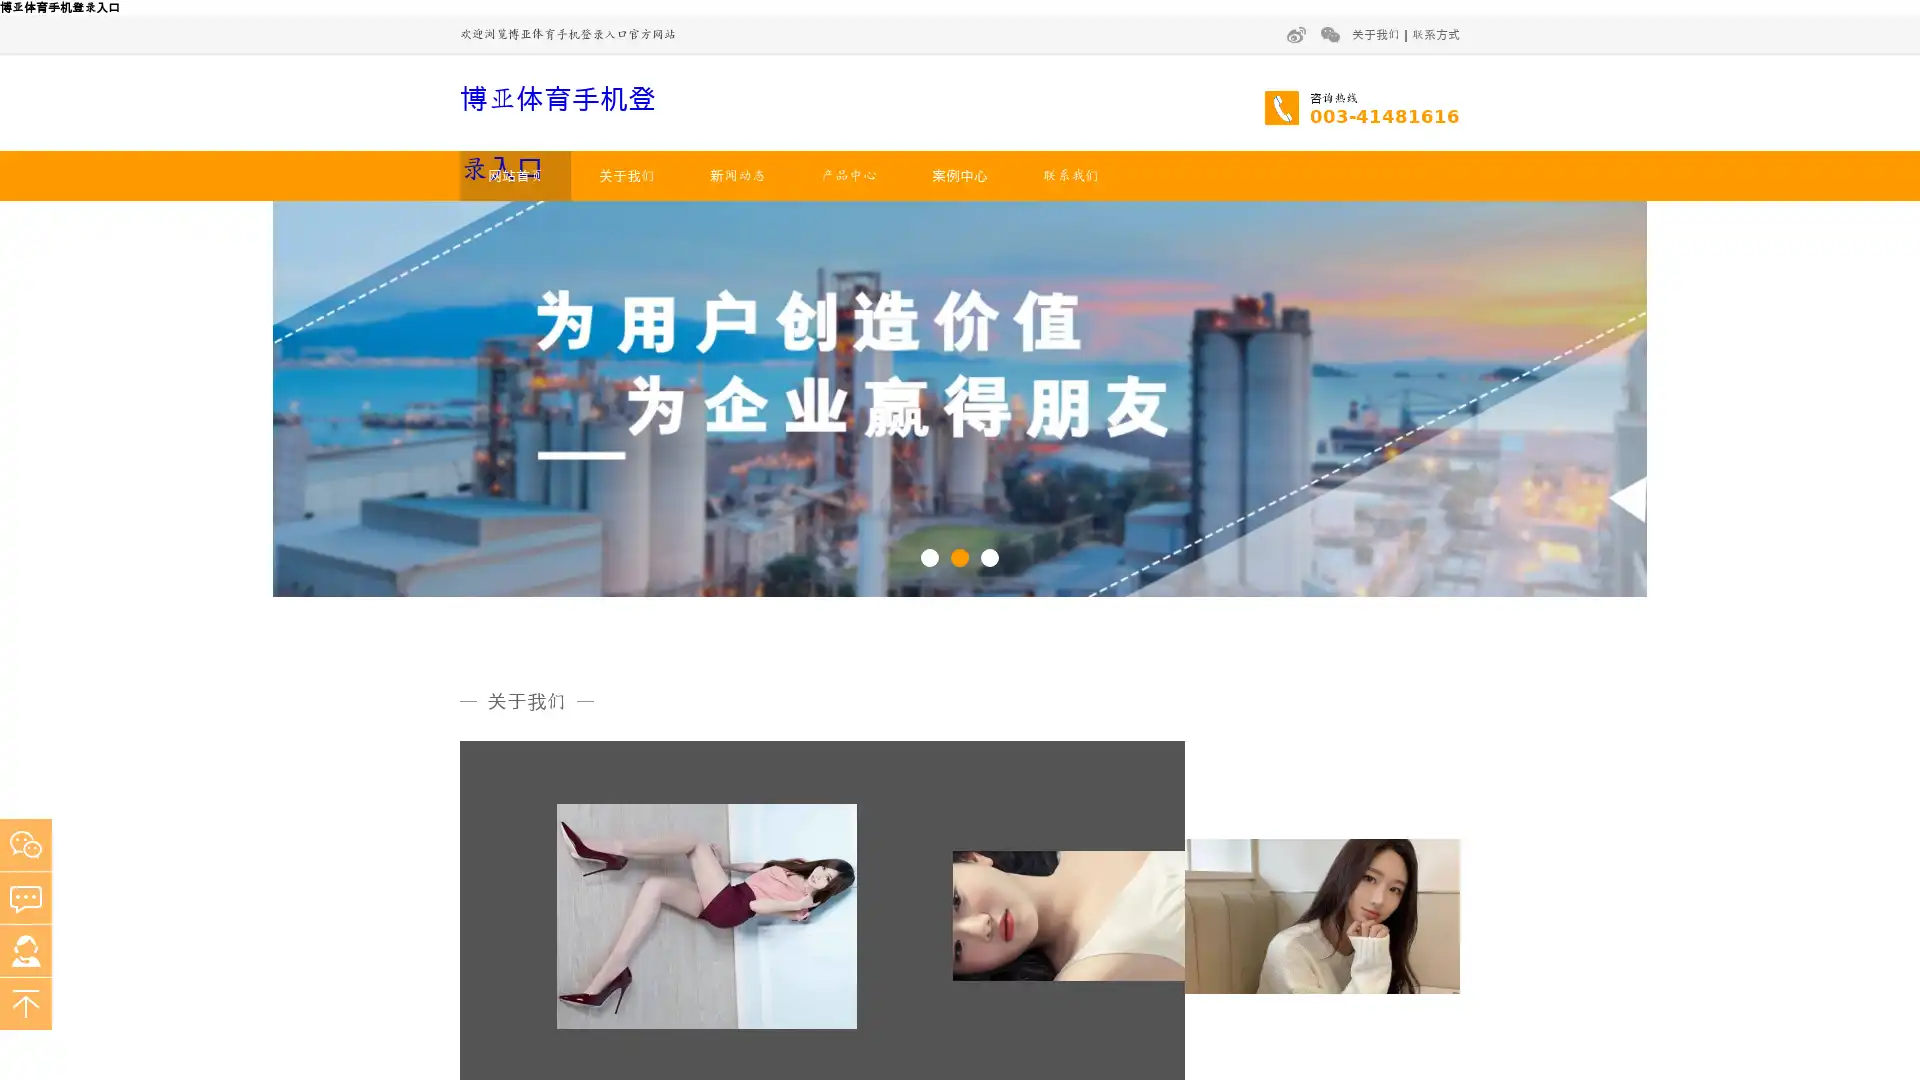  I want to click on 2, so click(960, 556).